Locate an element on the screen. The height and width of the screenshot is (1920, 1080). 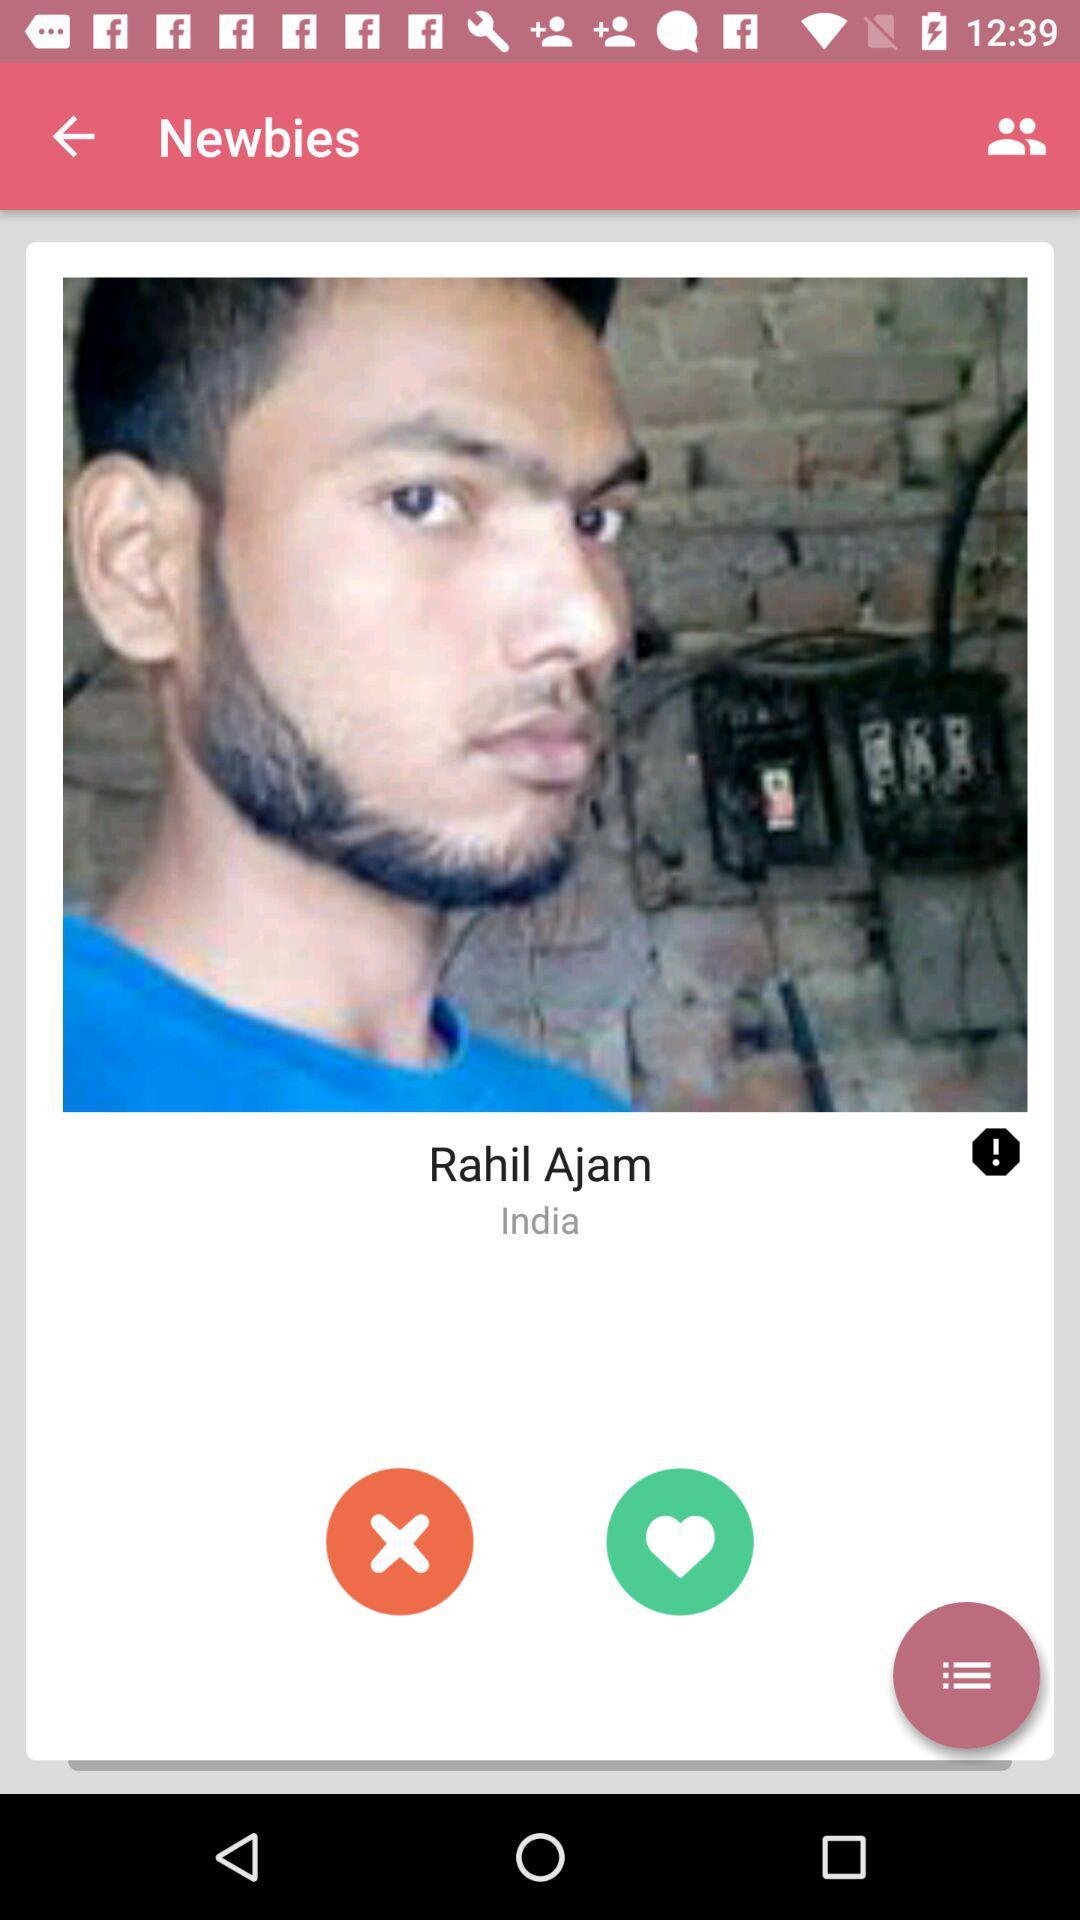
the list icon is located at coordinates (965, 1675).